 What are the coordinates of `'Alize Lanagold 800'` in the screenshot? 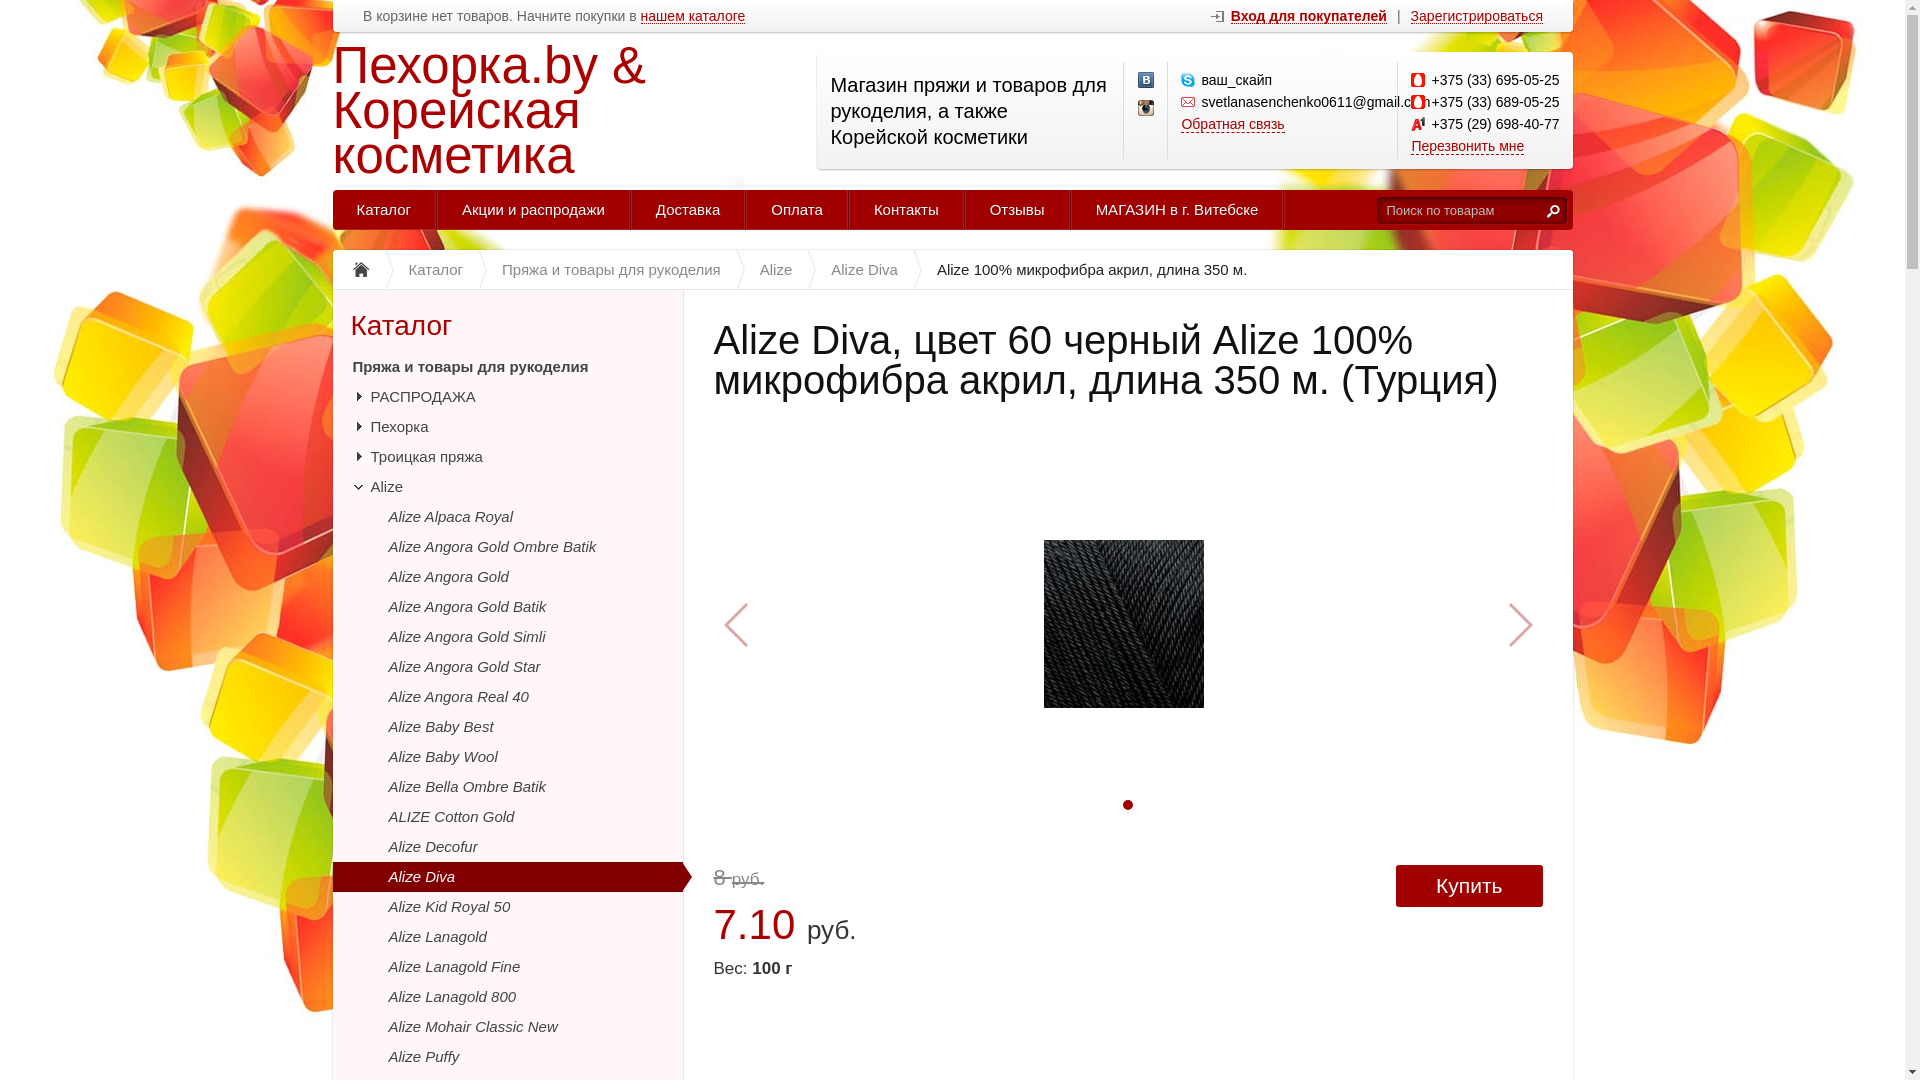 It's located at (507, 996).